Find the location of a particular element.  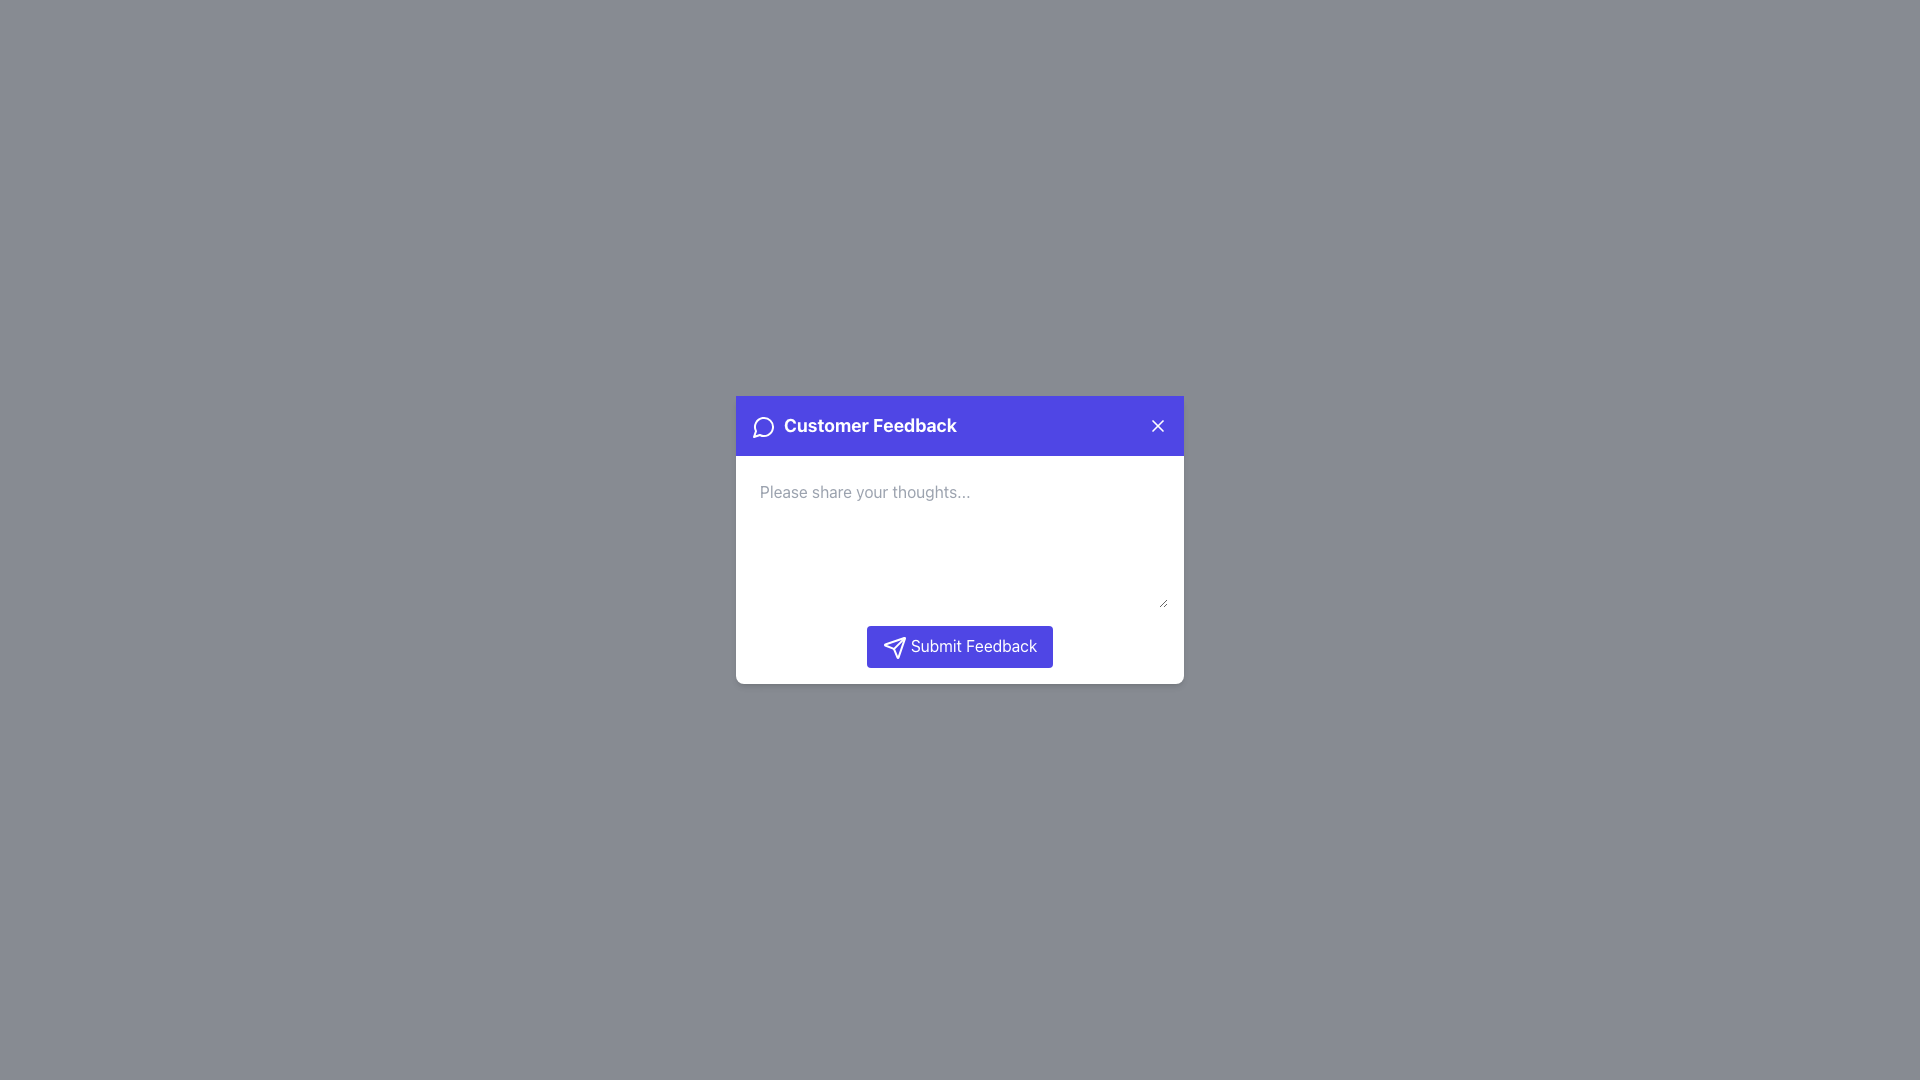

the 'Customer Feedback' text label, which is styled with white text on a purple background and located in the header of a pop-up interface, next to a speech bubble icon is located at coordinates (854, 425).